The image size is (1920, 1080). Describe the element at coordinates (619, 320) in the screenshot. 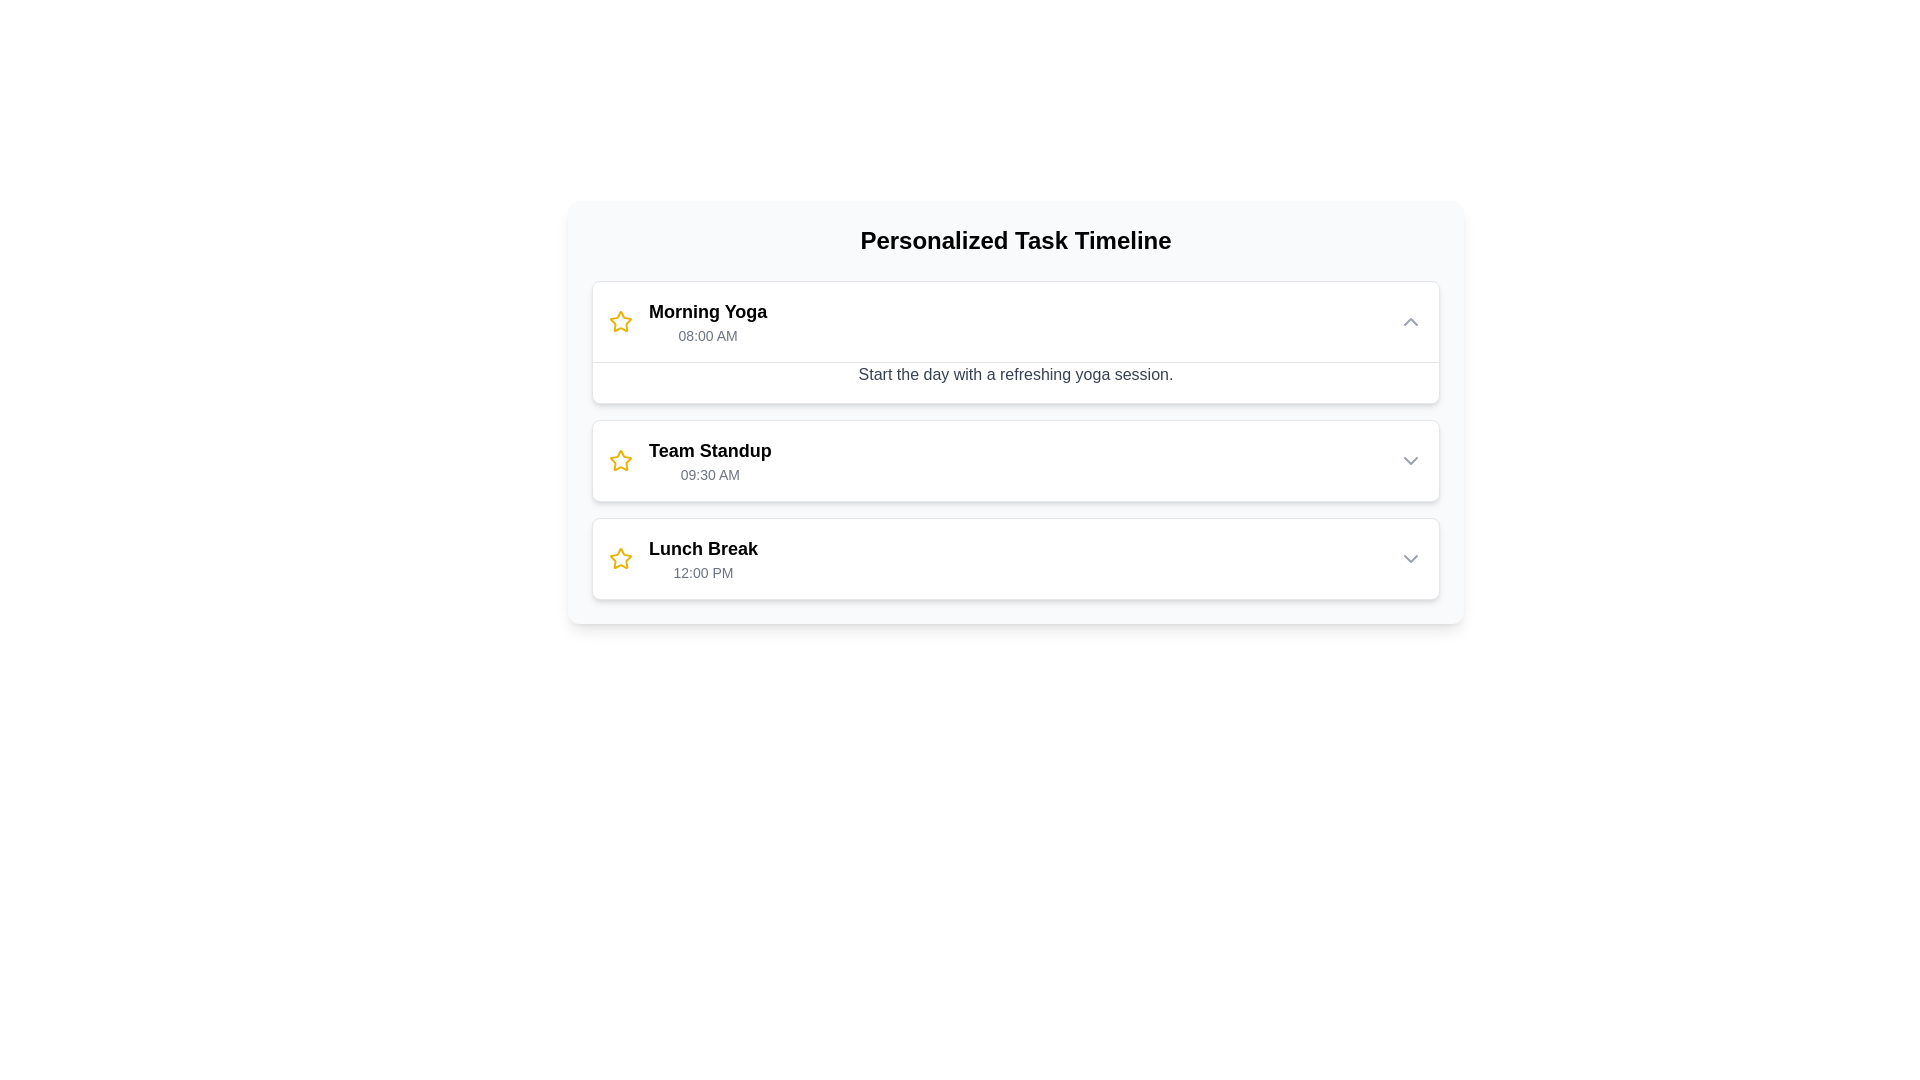

I see `the icon indicating the importance or favorite status of the 'Morning Yoga' activity scheduled at '08:00 AM'` at that location.